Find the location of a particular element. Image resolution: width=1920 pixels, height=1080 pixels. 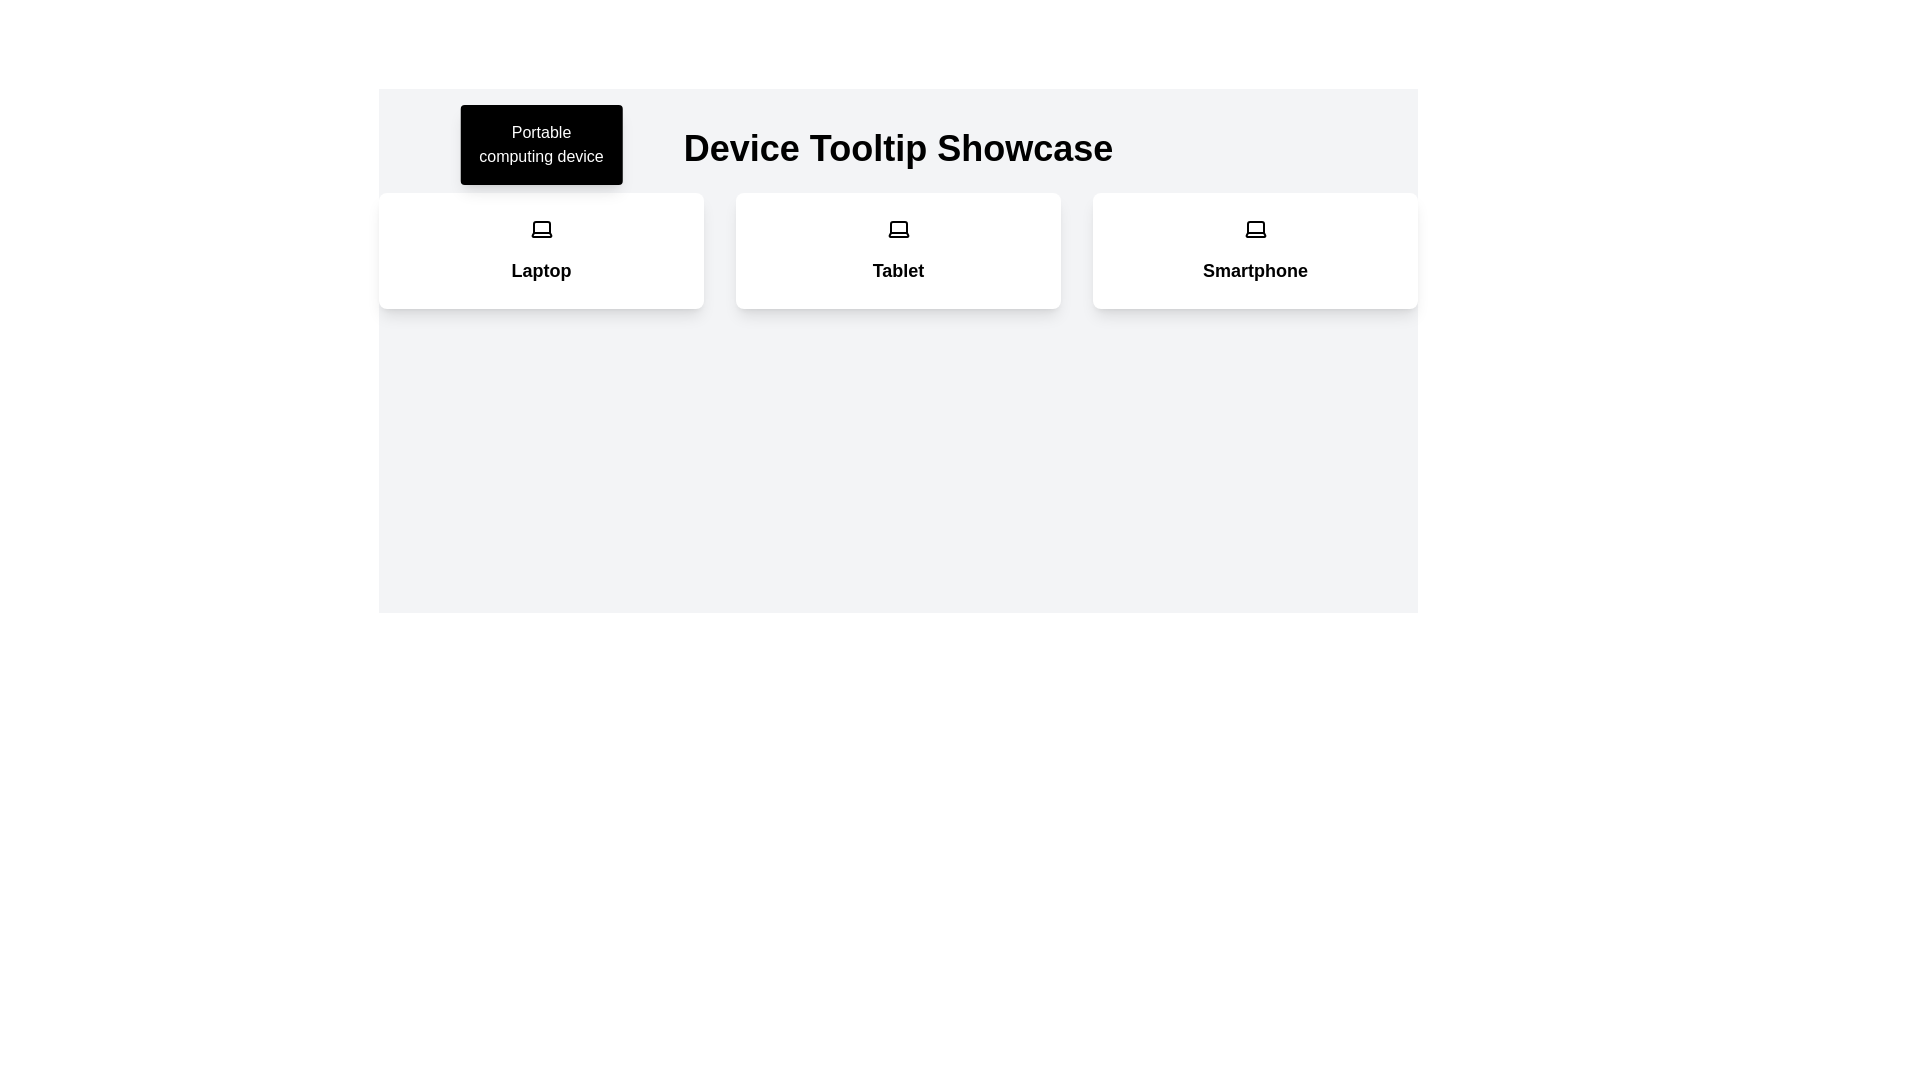

the laptop icon located above the text label 'Laptop' within the card structure on the left-hand side of the row of three cards labeled 'Laptop,' 'Tablet,' and 'Smartphone.' is located at coordinates (541, 228).